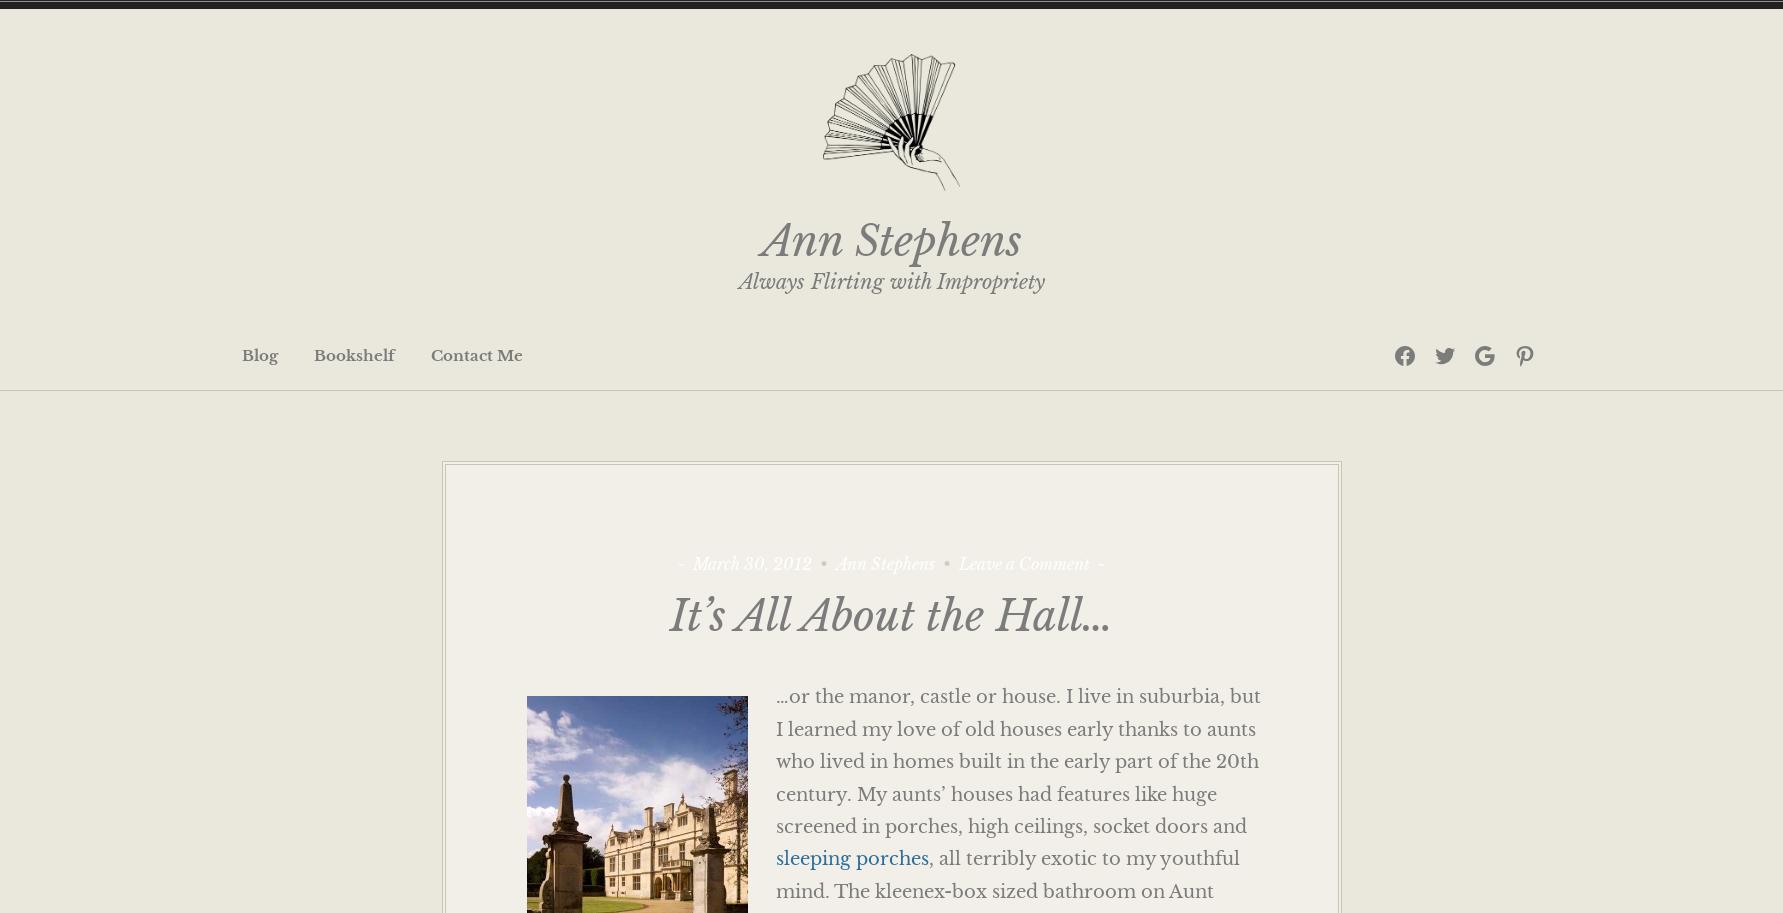 Image resolution: width=1783 pixels, height=913 pixels. What do you see at coordinates (774, 859) in the screenshot?
I see `'sleeping porches'` at bounding box center [774, 859].